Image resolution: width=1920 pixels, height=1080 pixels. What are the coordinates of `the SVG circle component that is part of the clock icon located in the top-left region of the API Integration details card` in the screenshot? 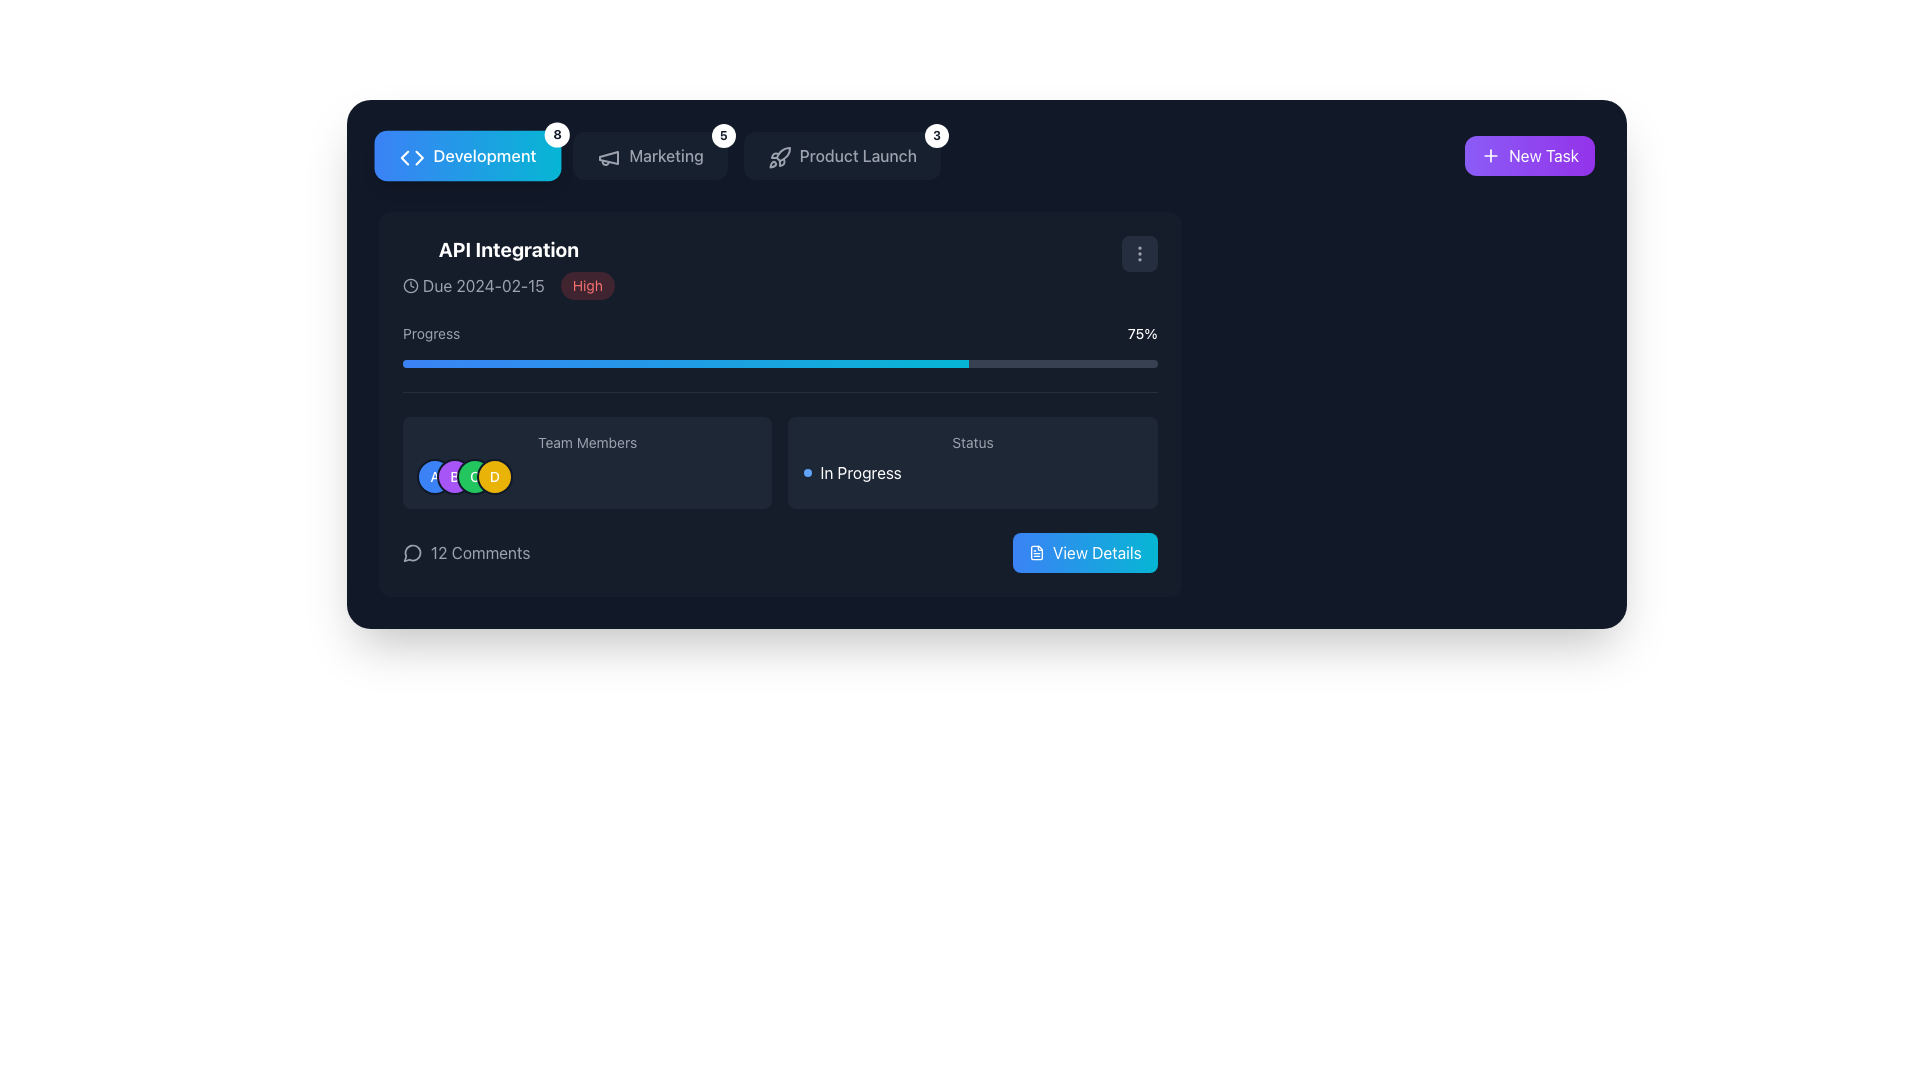 It's located at (410, 285).